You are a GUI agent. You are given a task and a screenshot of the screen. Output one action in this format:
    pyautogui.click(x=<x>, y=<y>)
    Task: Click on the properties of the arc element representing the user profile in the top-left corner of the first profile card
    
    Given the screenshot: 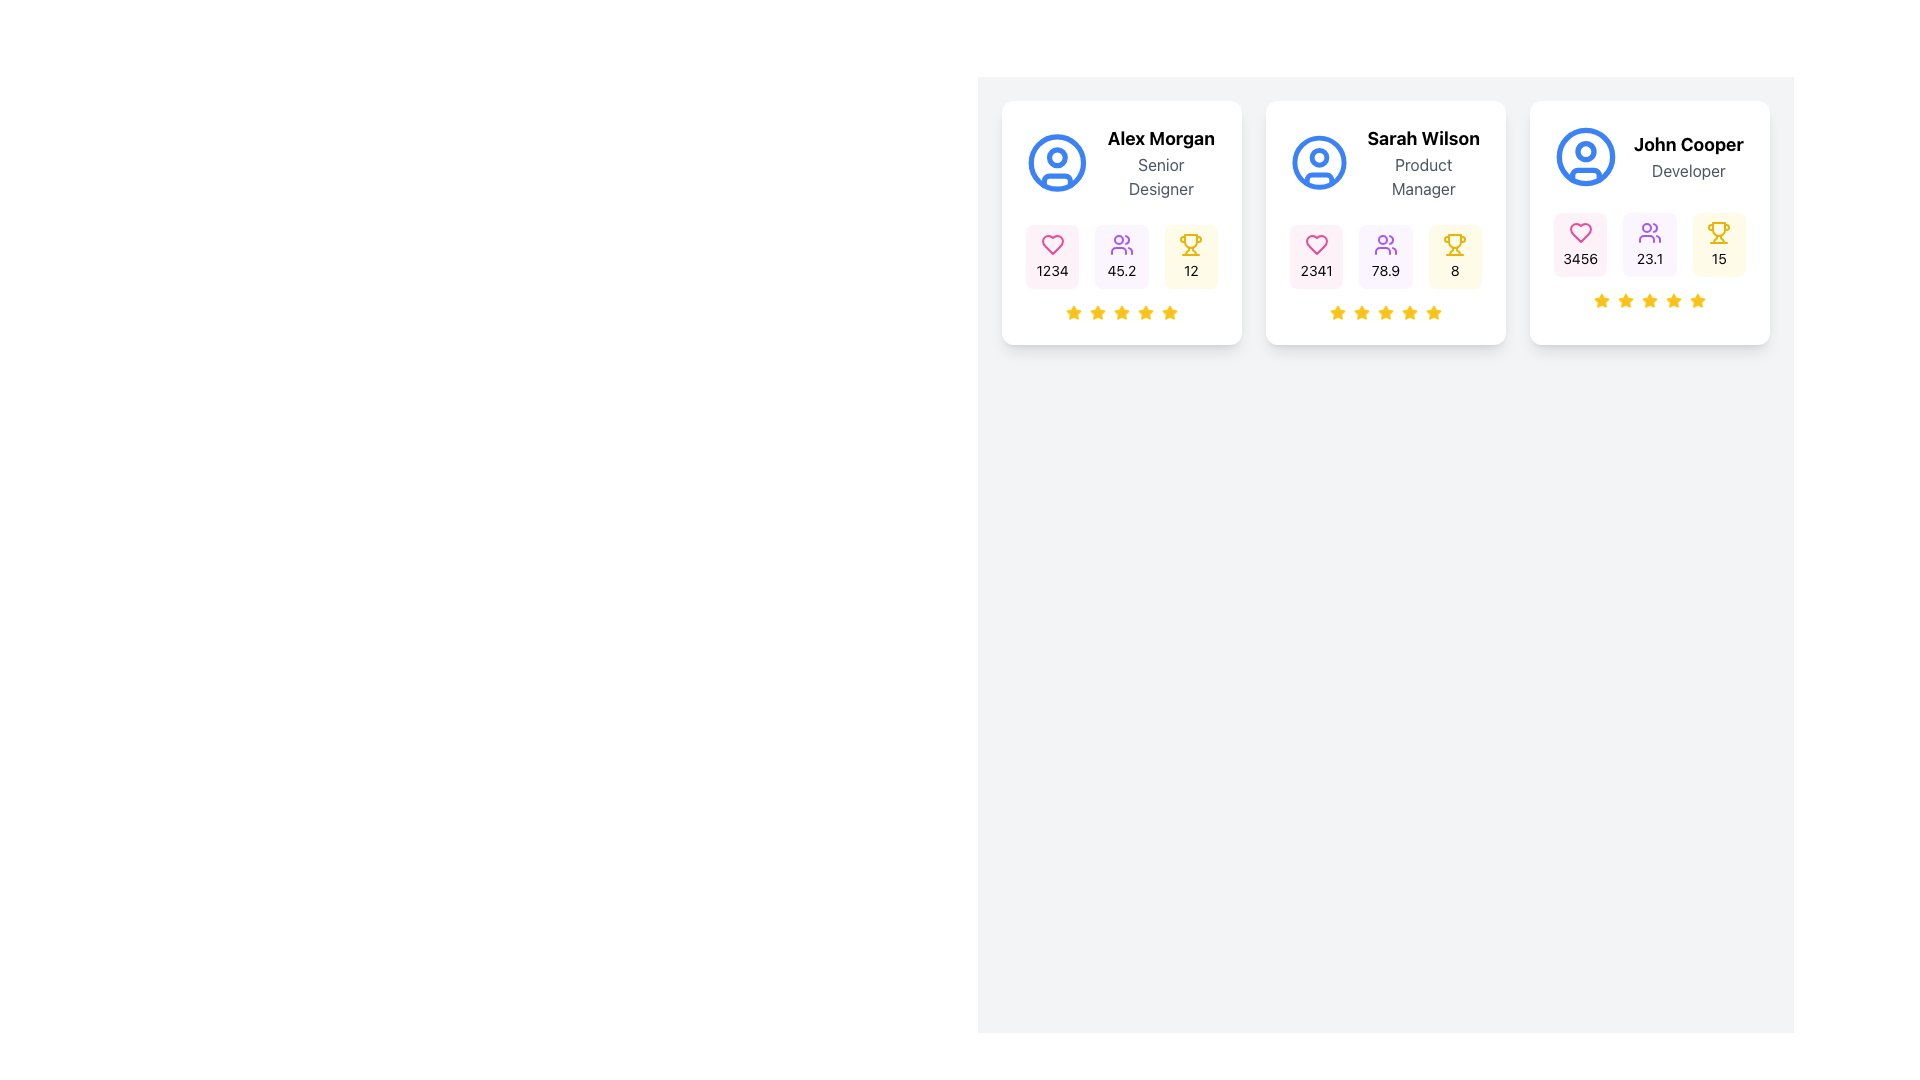 What is the action you would take?
    pyautogui.click(x=1056, y=180)
    